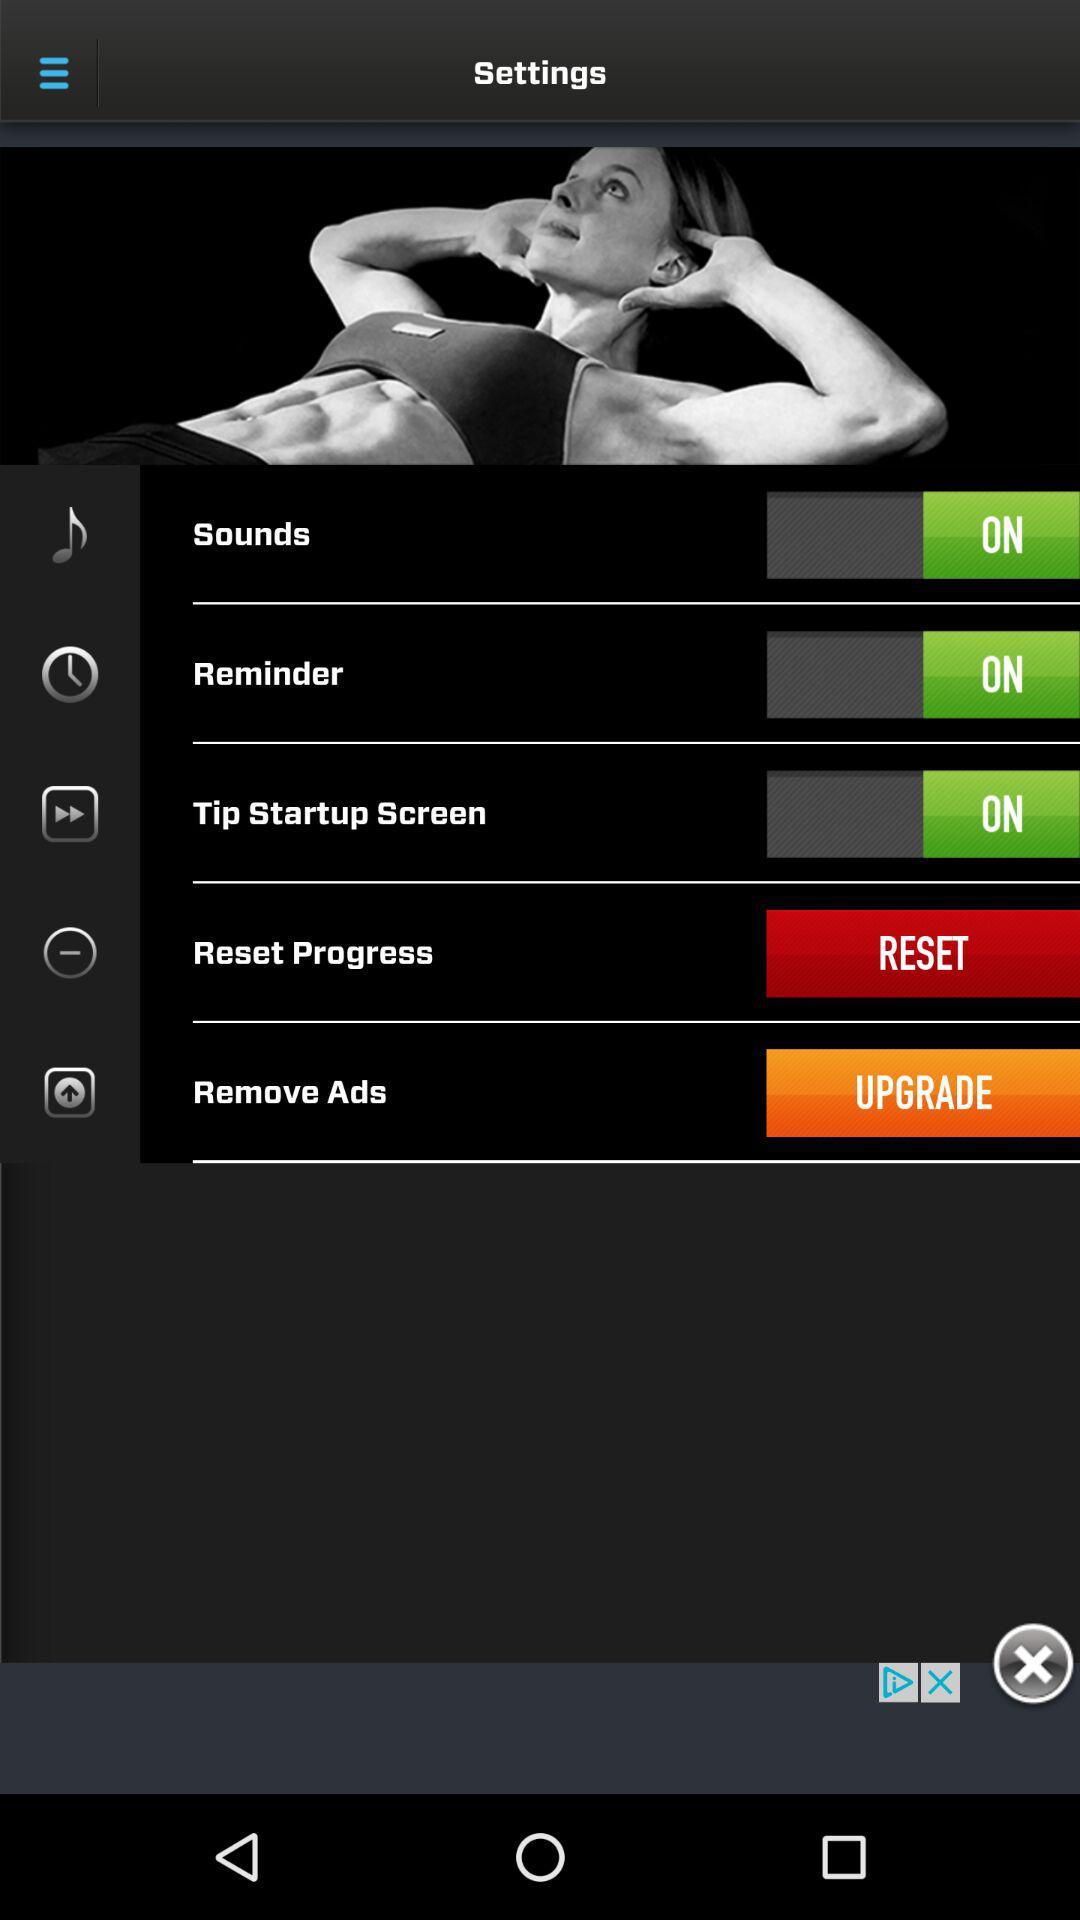  I want to click on this box, so click(1032, 1667).